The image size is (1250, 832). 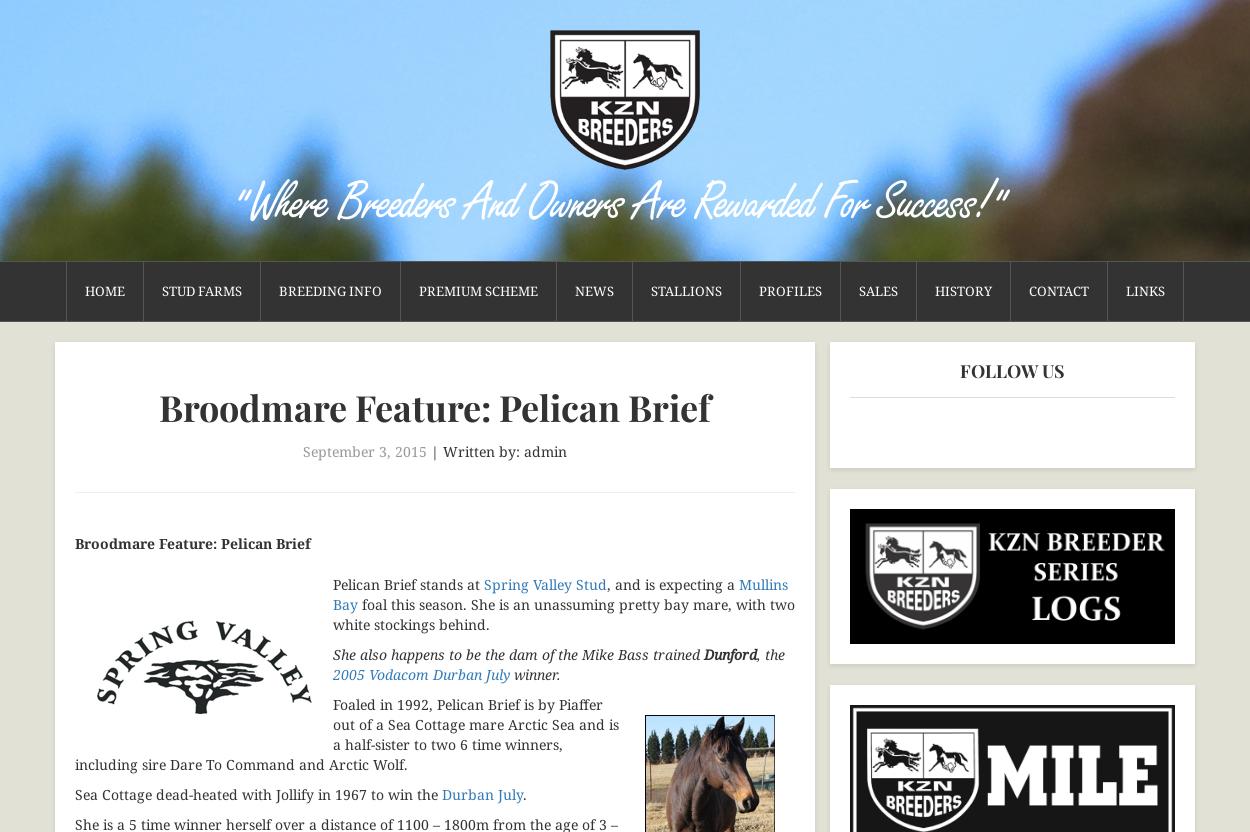 I want to click on 'Links', so click(x=1145, y=290).